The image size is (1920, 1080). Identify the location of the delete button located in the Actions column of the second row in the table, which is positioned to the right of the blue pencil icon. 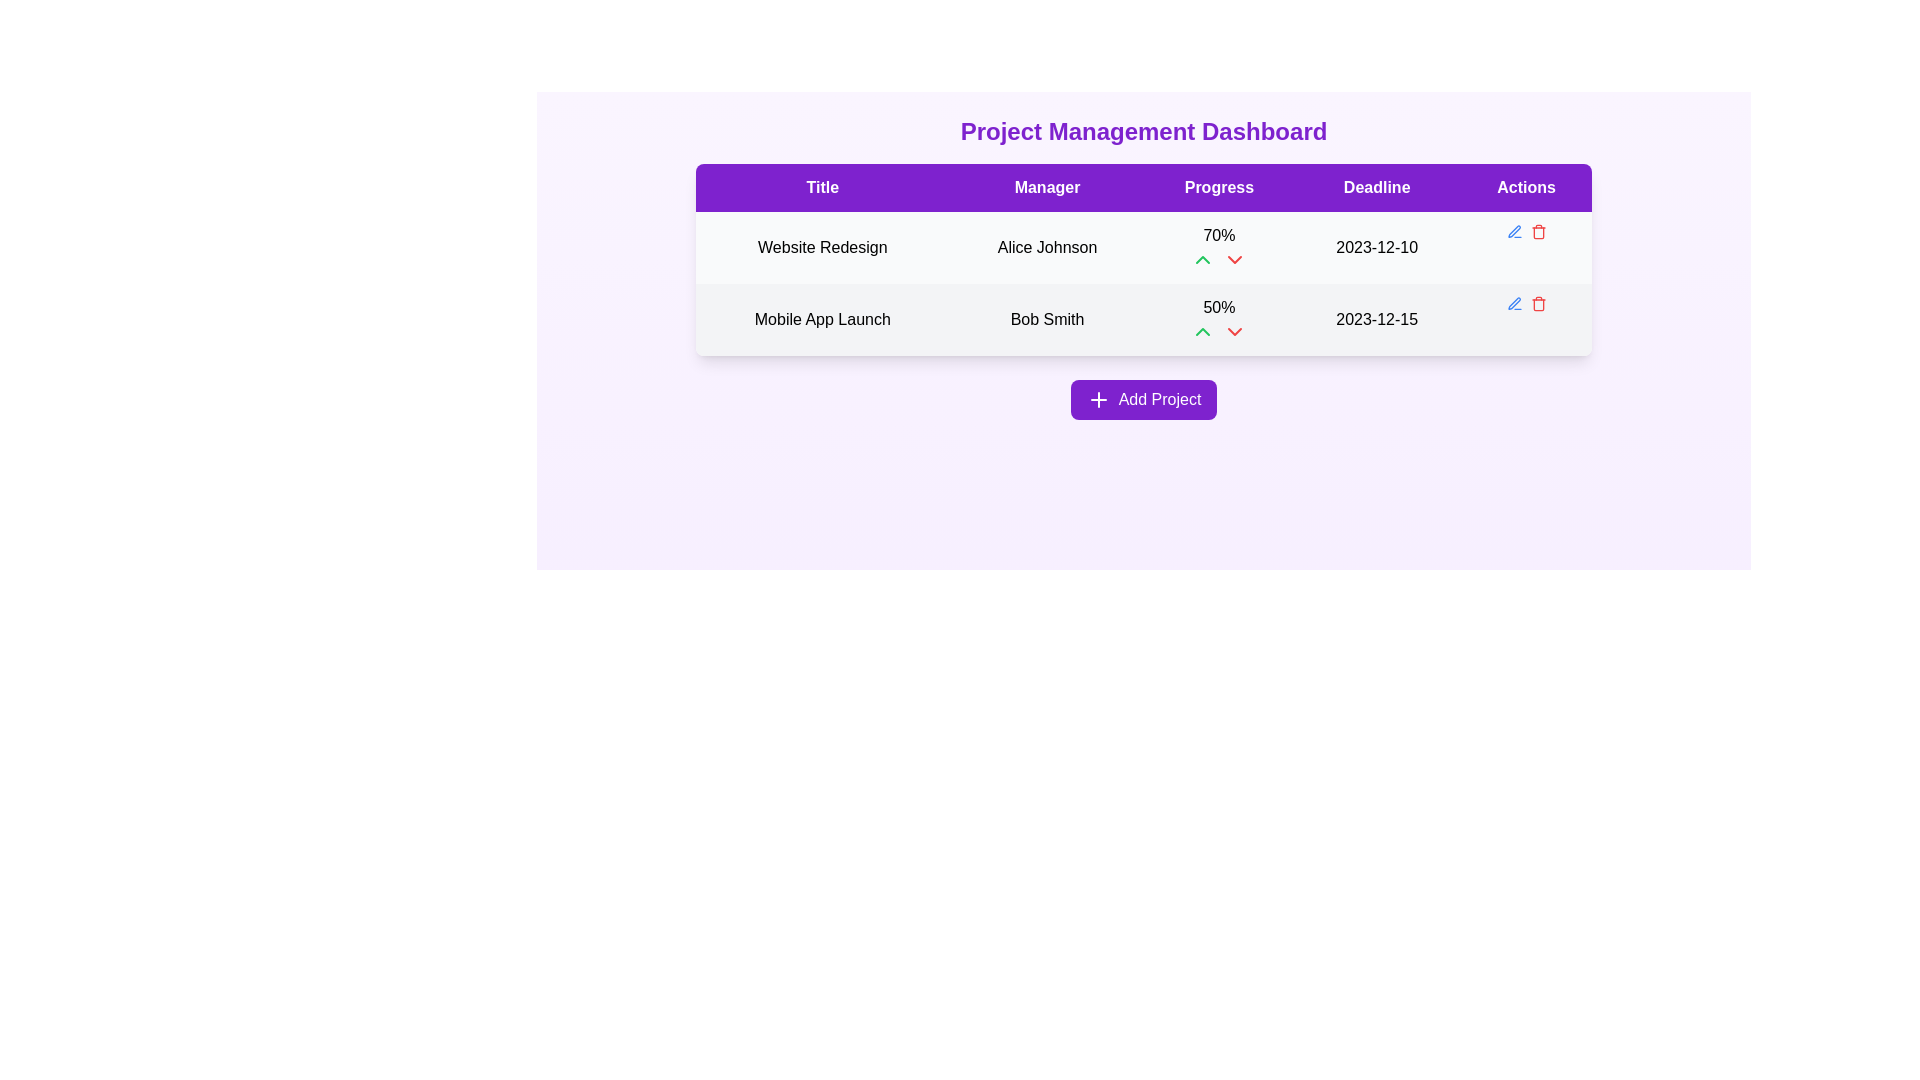
(1537, 304).